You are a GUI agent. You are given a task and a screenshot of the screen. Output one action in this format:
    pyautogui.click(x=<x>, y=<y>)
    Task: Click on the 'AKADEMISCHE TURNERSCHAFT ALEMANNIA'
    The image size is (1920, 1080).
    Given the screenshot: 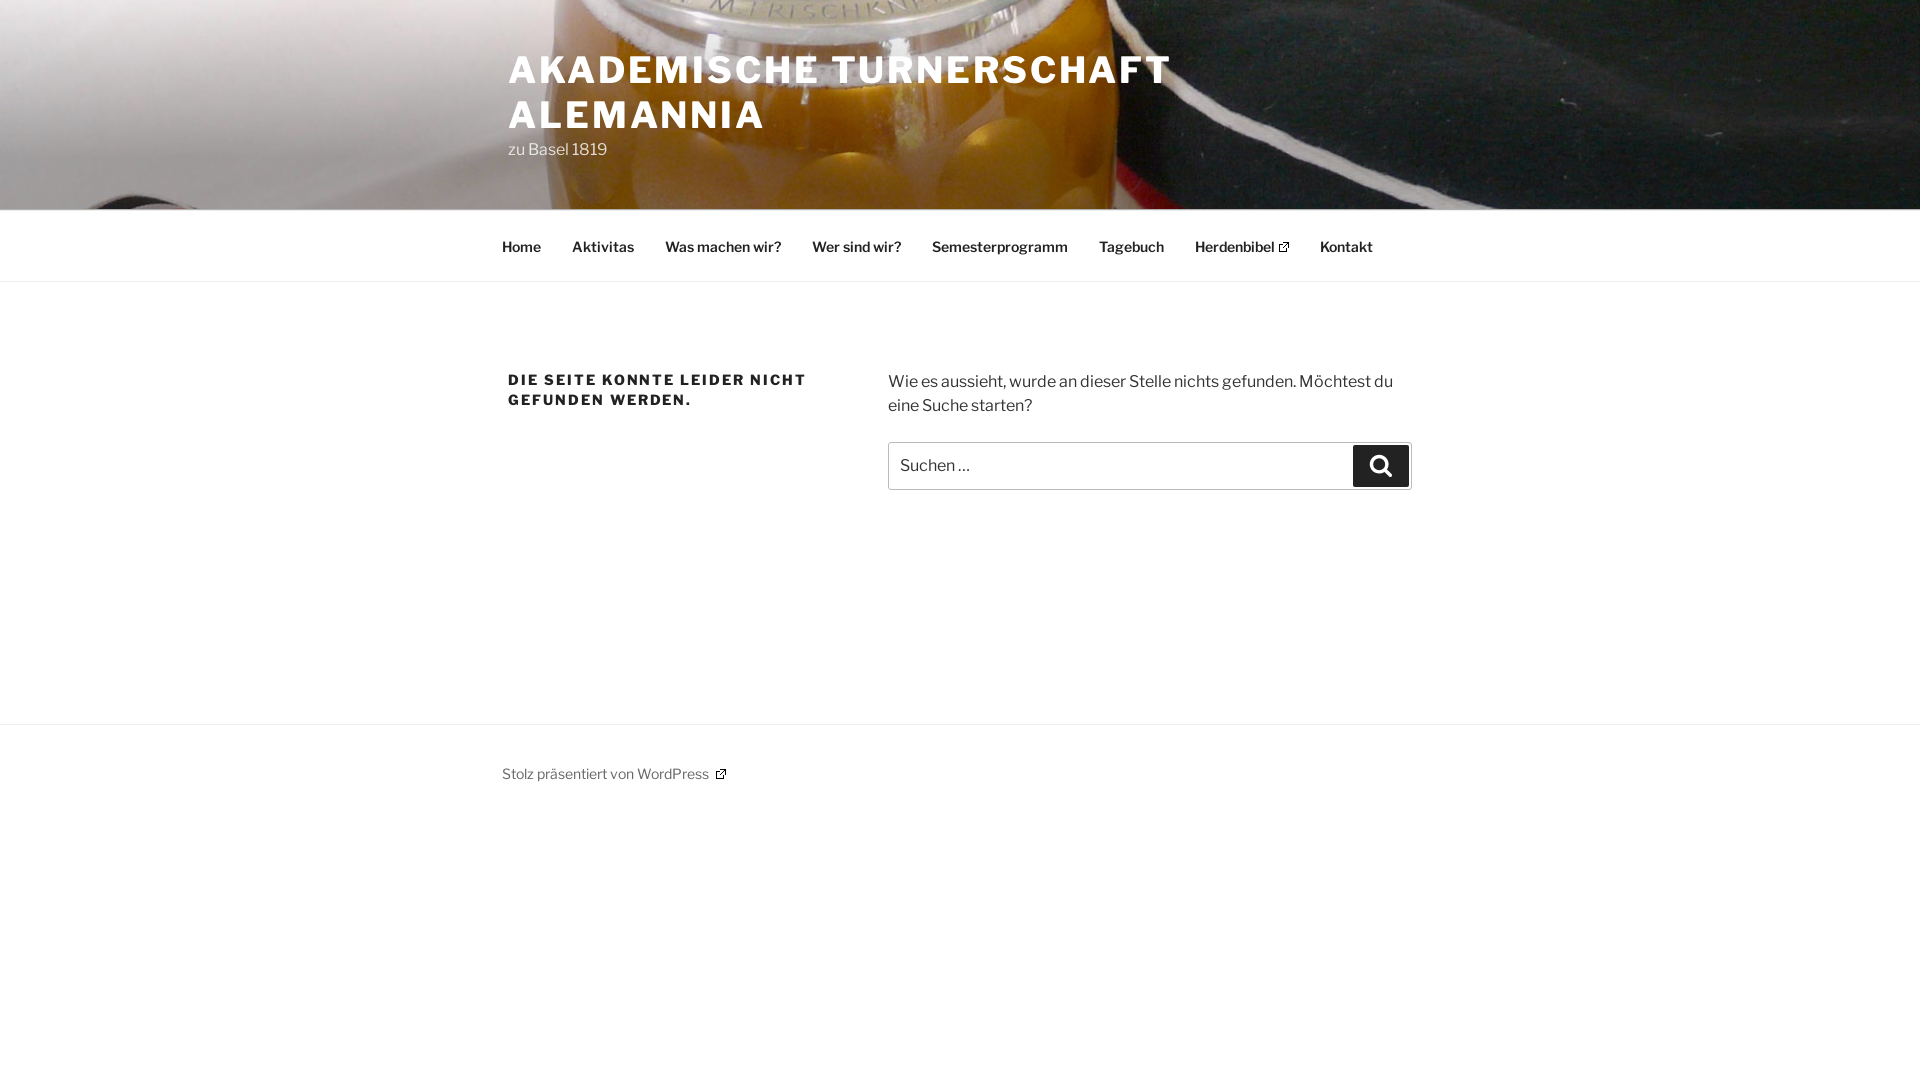 What is the action you would take?
    pyautogui.click(x=840, y=92)
    